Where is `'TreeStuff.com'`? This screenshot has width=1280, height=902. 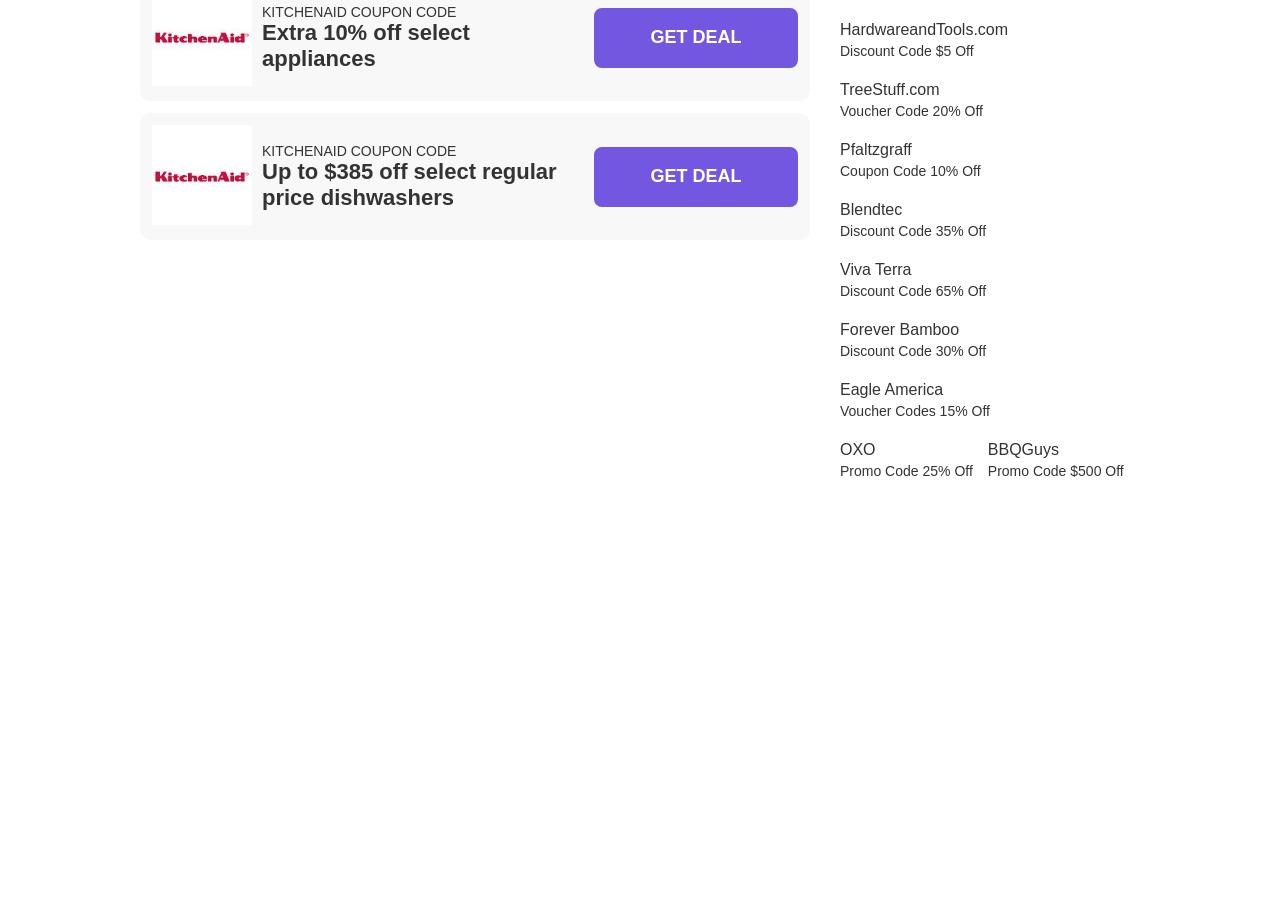
'TreeStuff.com' is located at coordinates (888, 88).